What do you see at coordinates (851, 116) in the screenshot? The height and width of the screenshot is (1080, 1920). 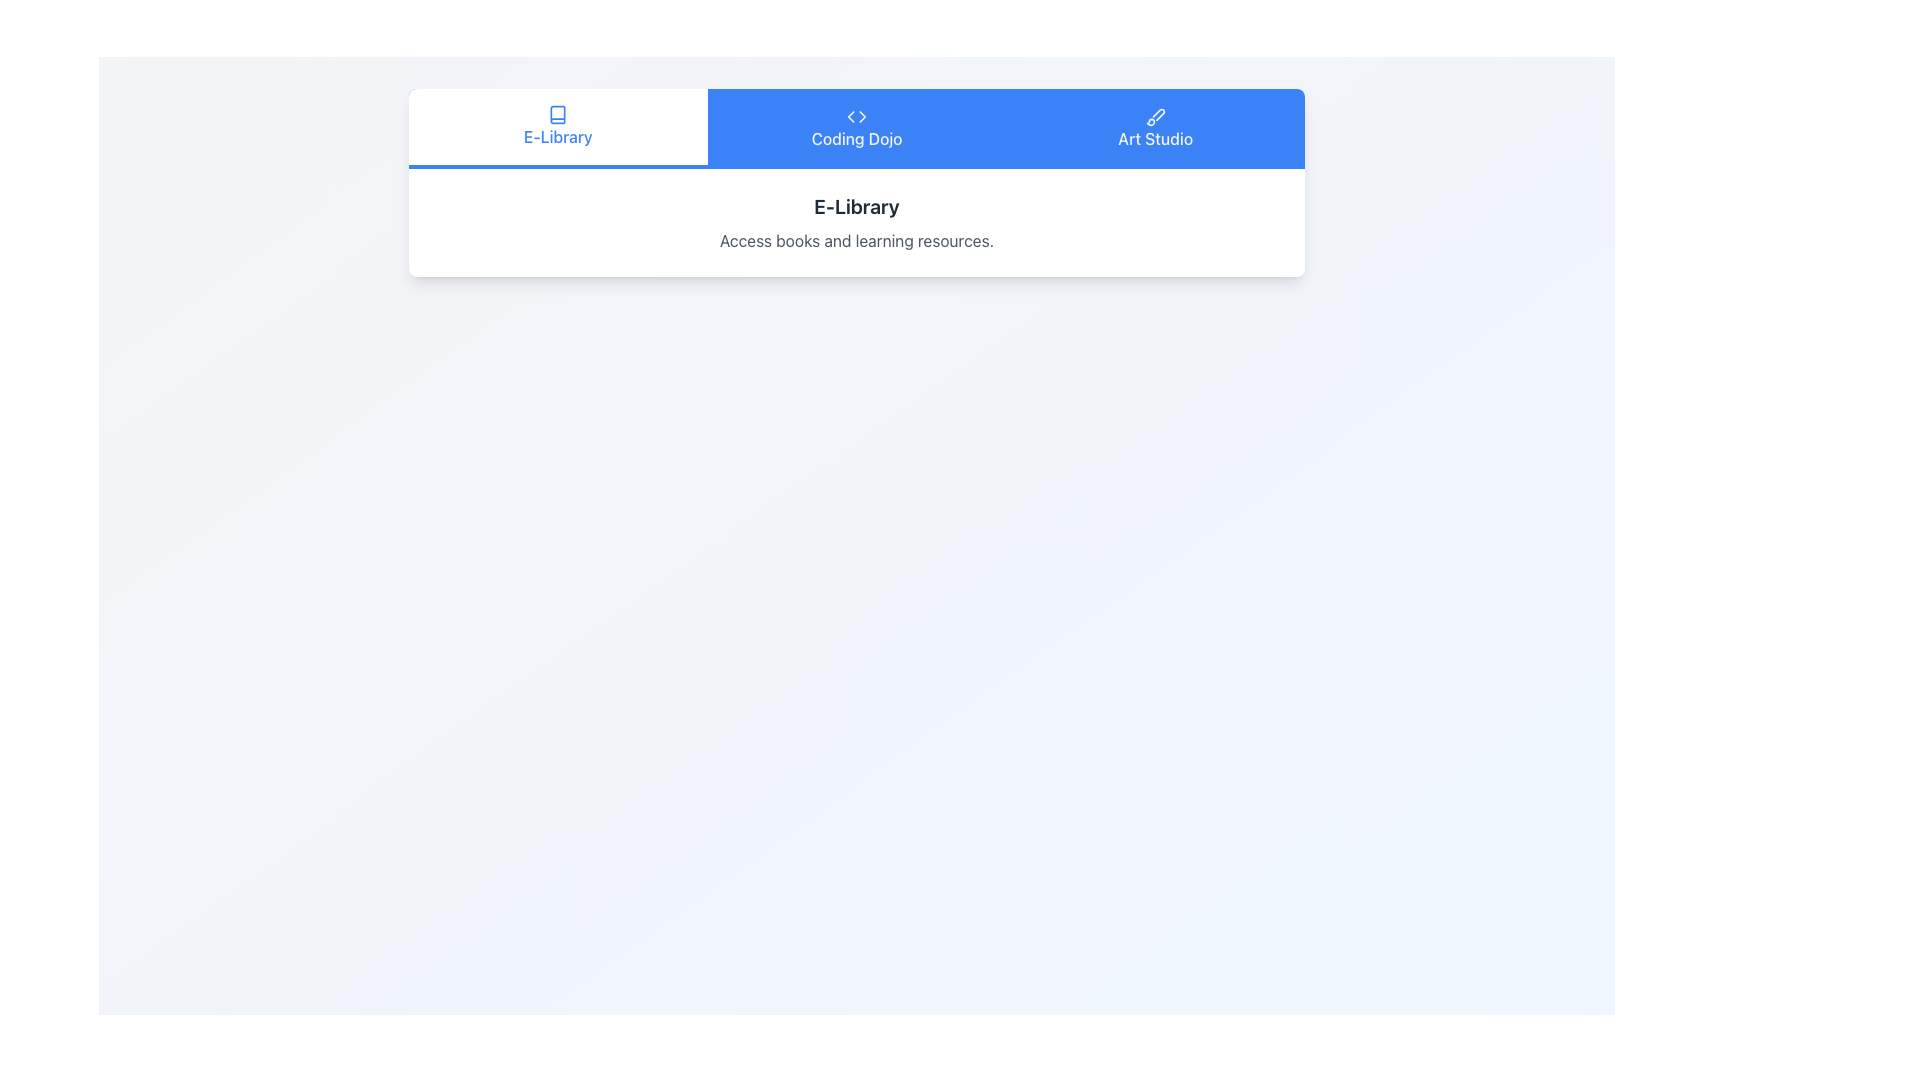 I see `the left-pointing triangular-shaped icon above the 'Coding Dojo' label in the horizontal navigation bar for additional UI feedback` at bounding box center [851, 116].